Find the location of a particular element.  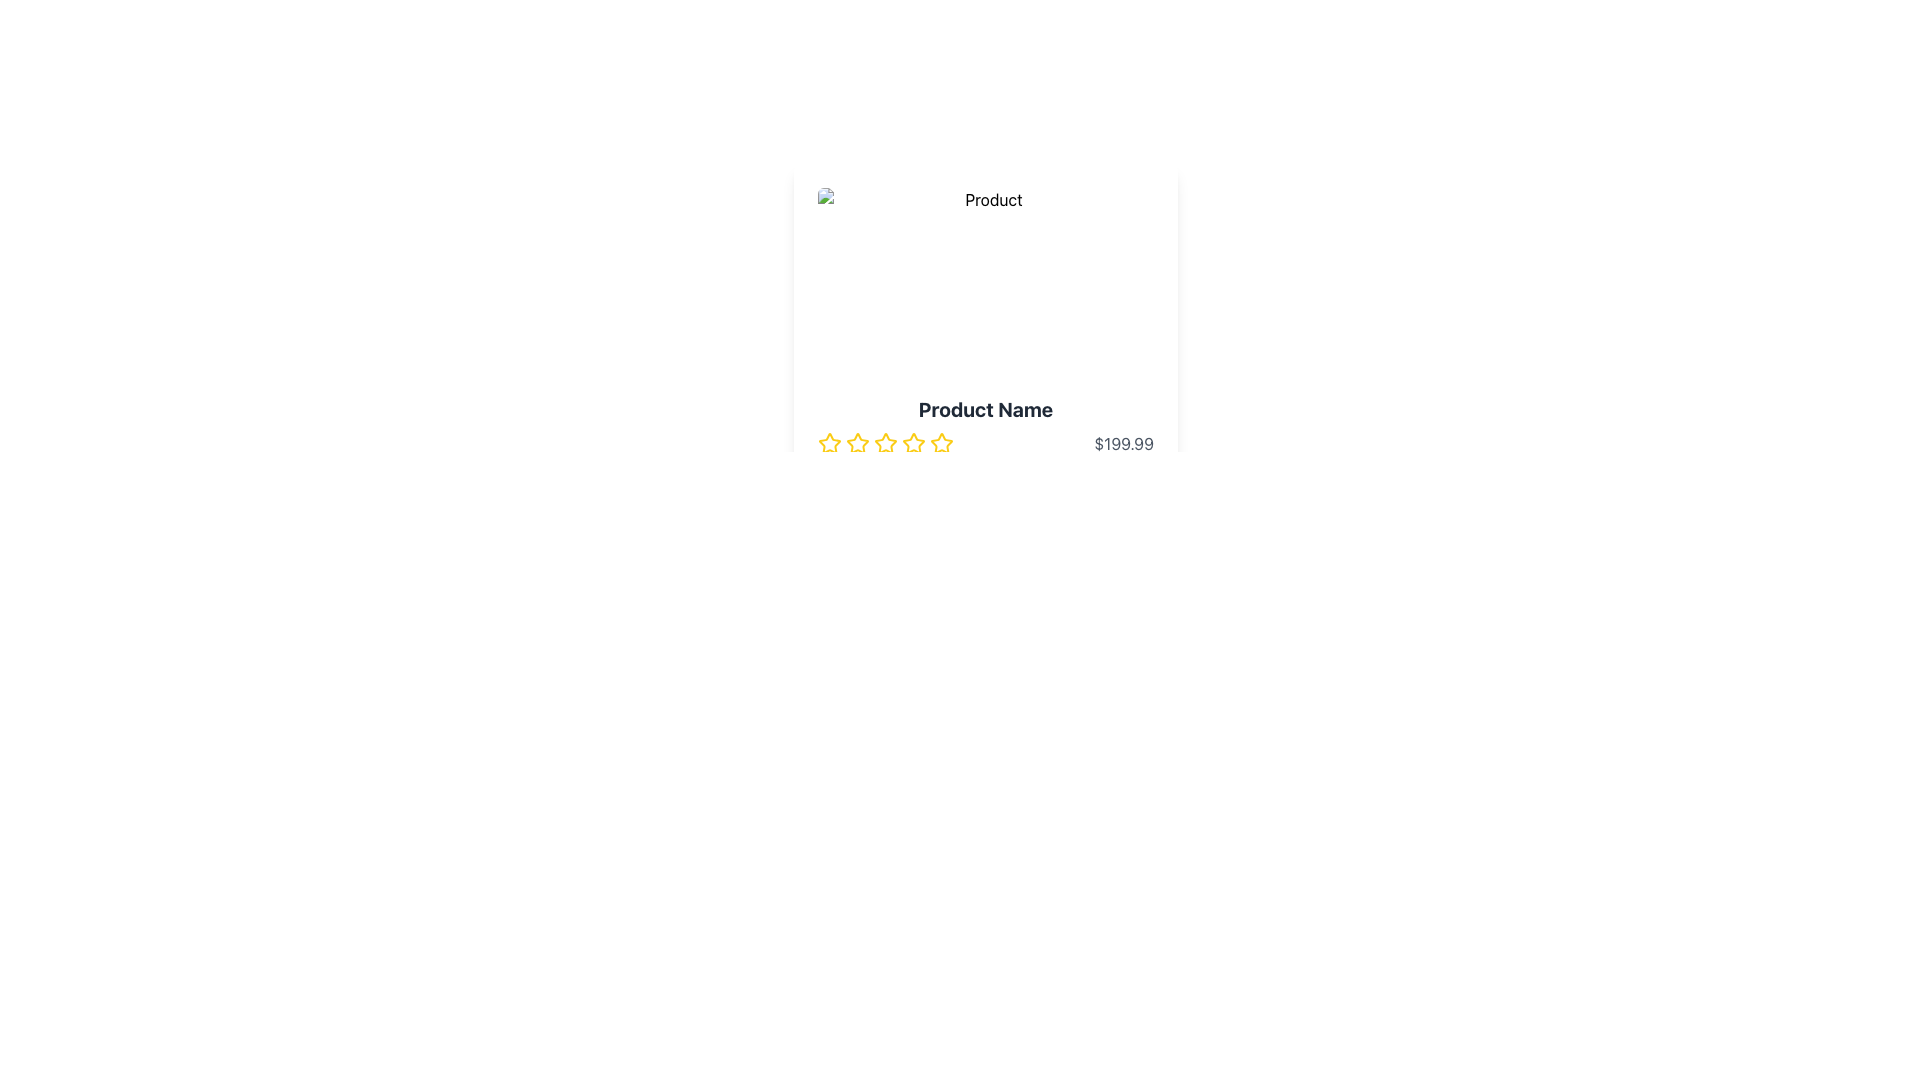

the fourth star icon in the rating system is located at coordinates (912, 442).